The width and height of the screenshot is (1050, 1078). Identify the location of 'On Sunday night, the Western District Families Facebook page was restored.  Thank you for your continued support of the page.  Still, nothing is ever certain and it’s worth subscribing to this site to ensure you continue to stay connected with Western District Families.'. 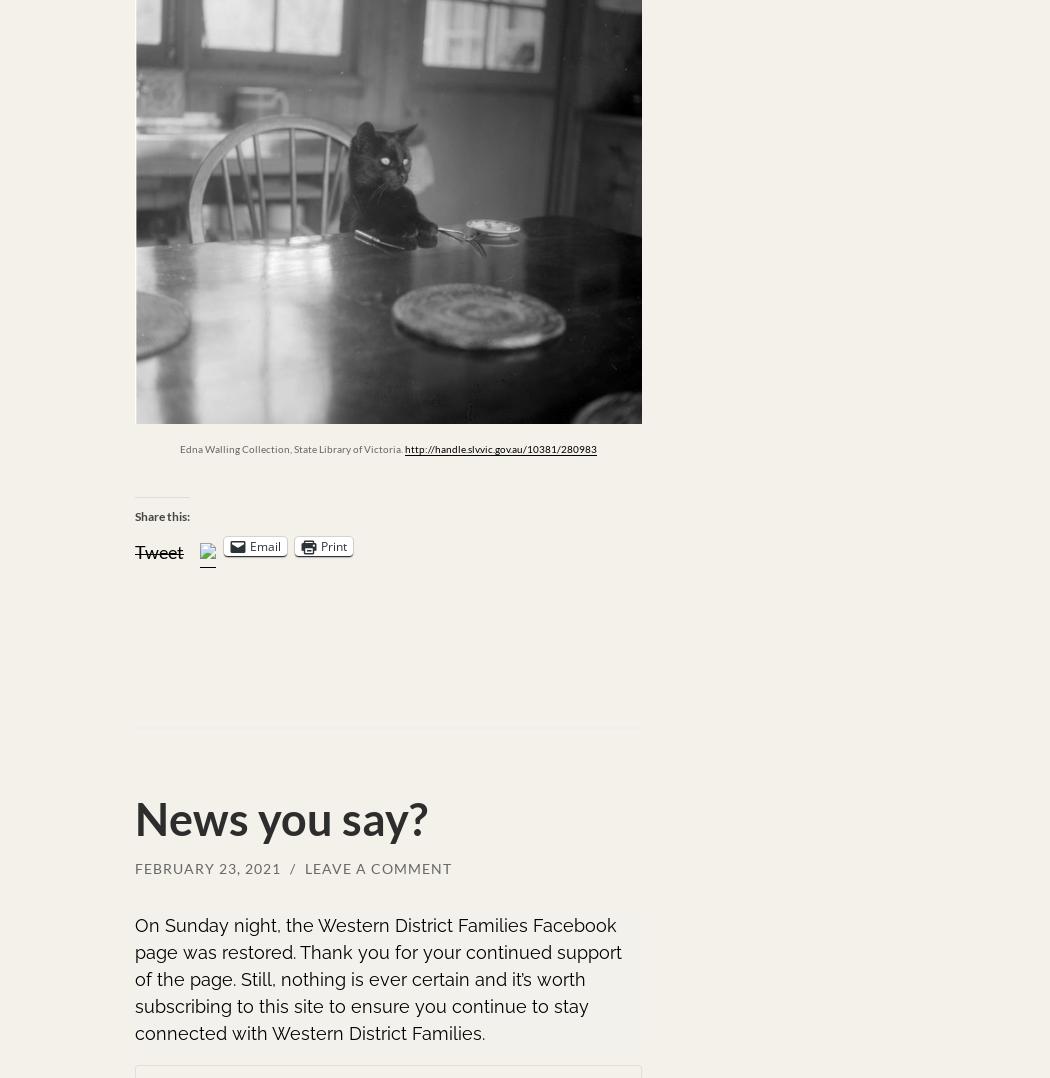
(378, 978).